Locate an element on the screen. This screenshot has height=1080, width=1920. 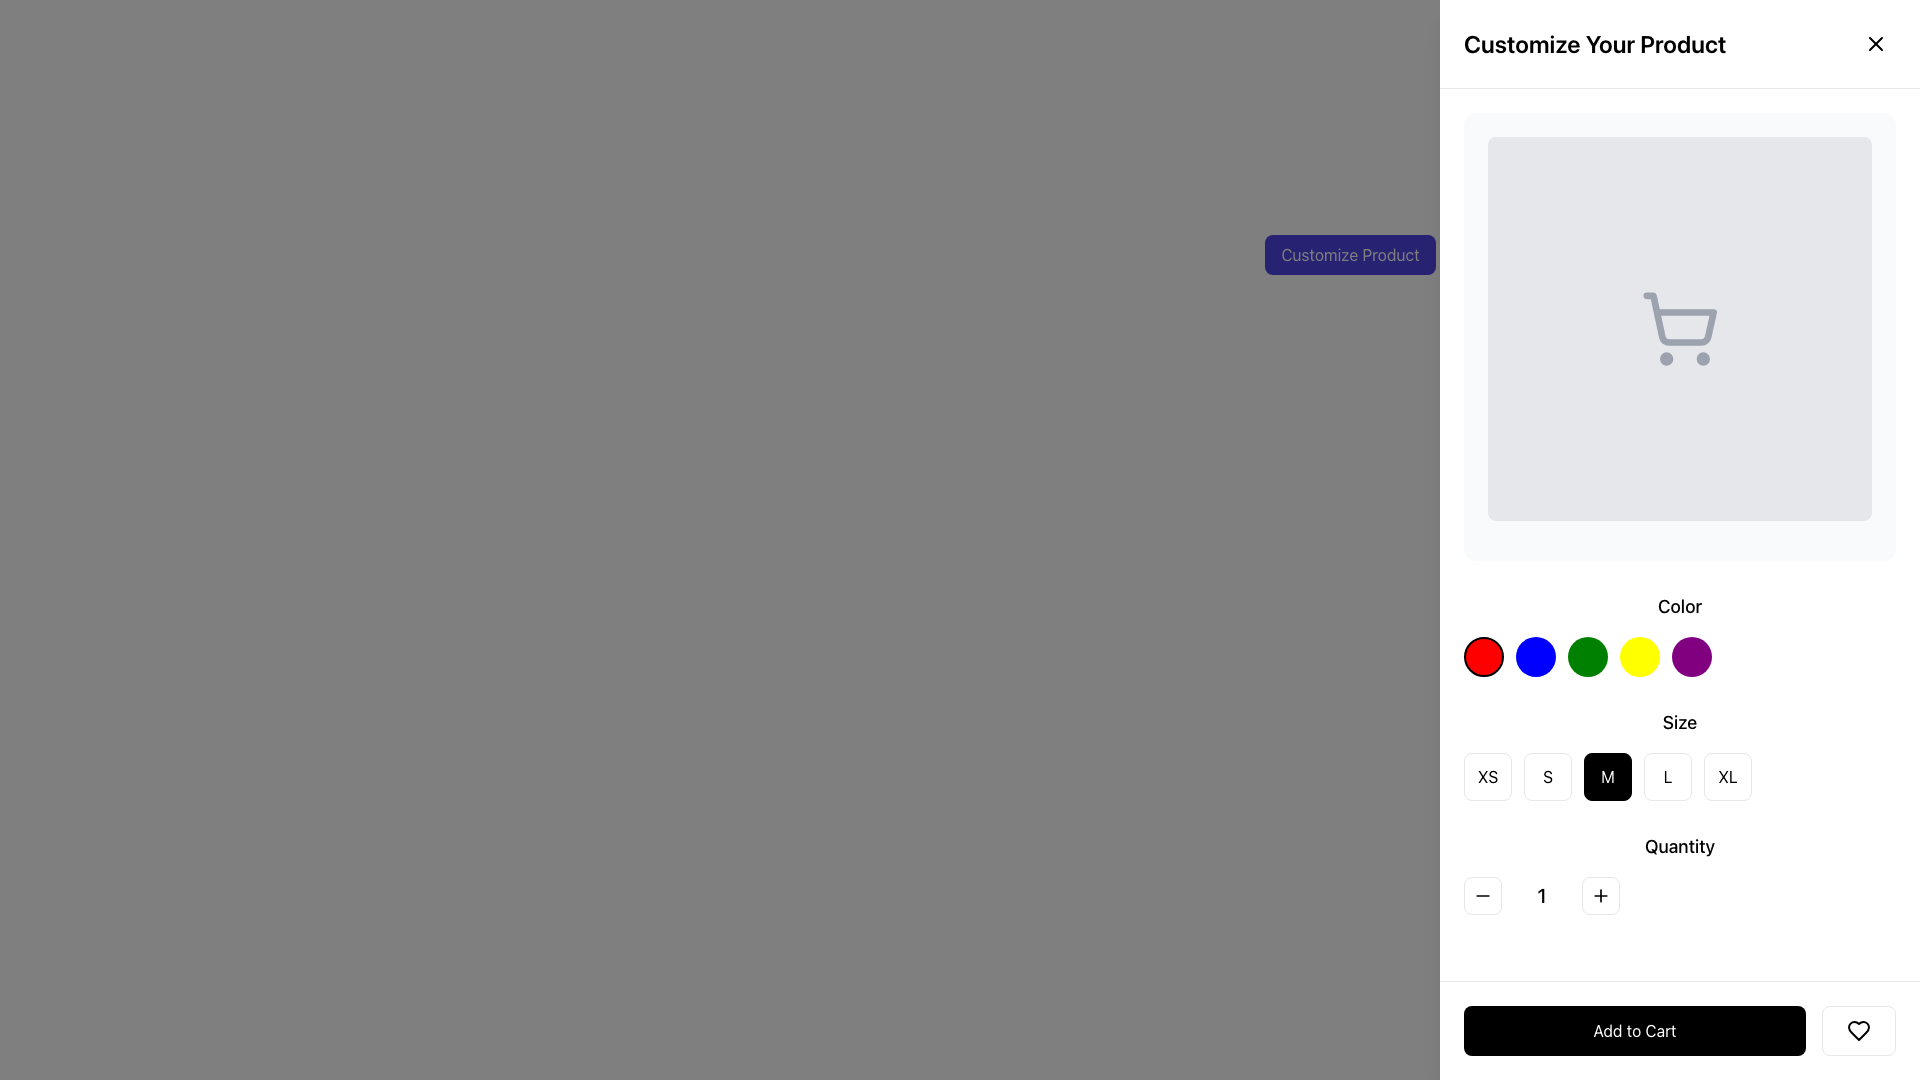
the interactive button for selecting the 'XS' size option located directly below the 'Size' label and to the left of the 'S' button is located at coordinates (1488, 775).